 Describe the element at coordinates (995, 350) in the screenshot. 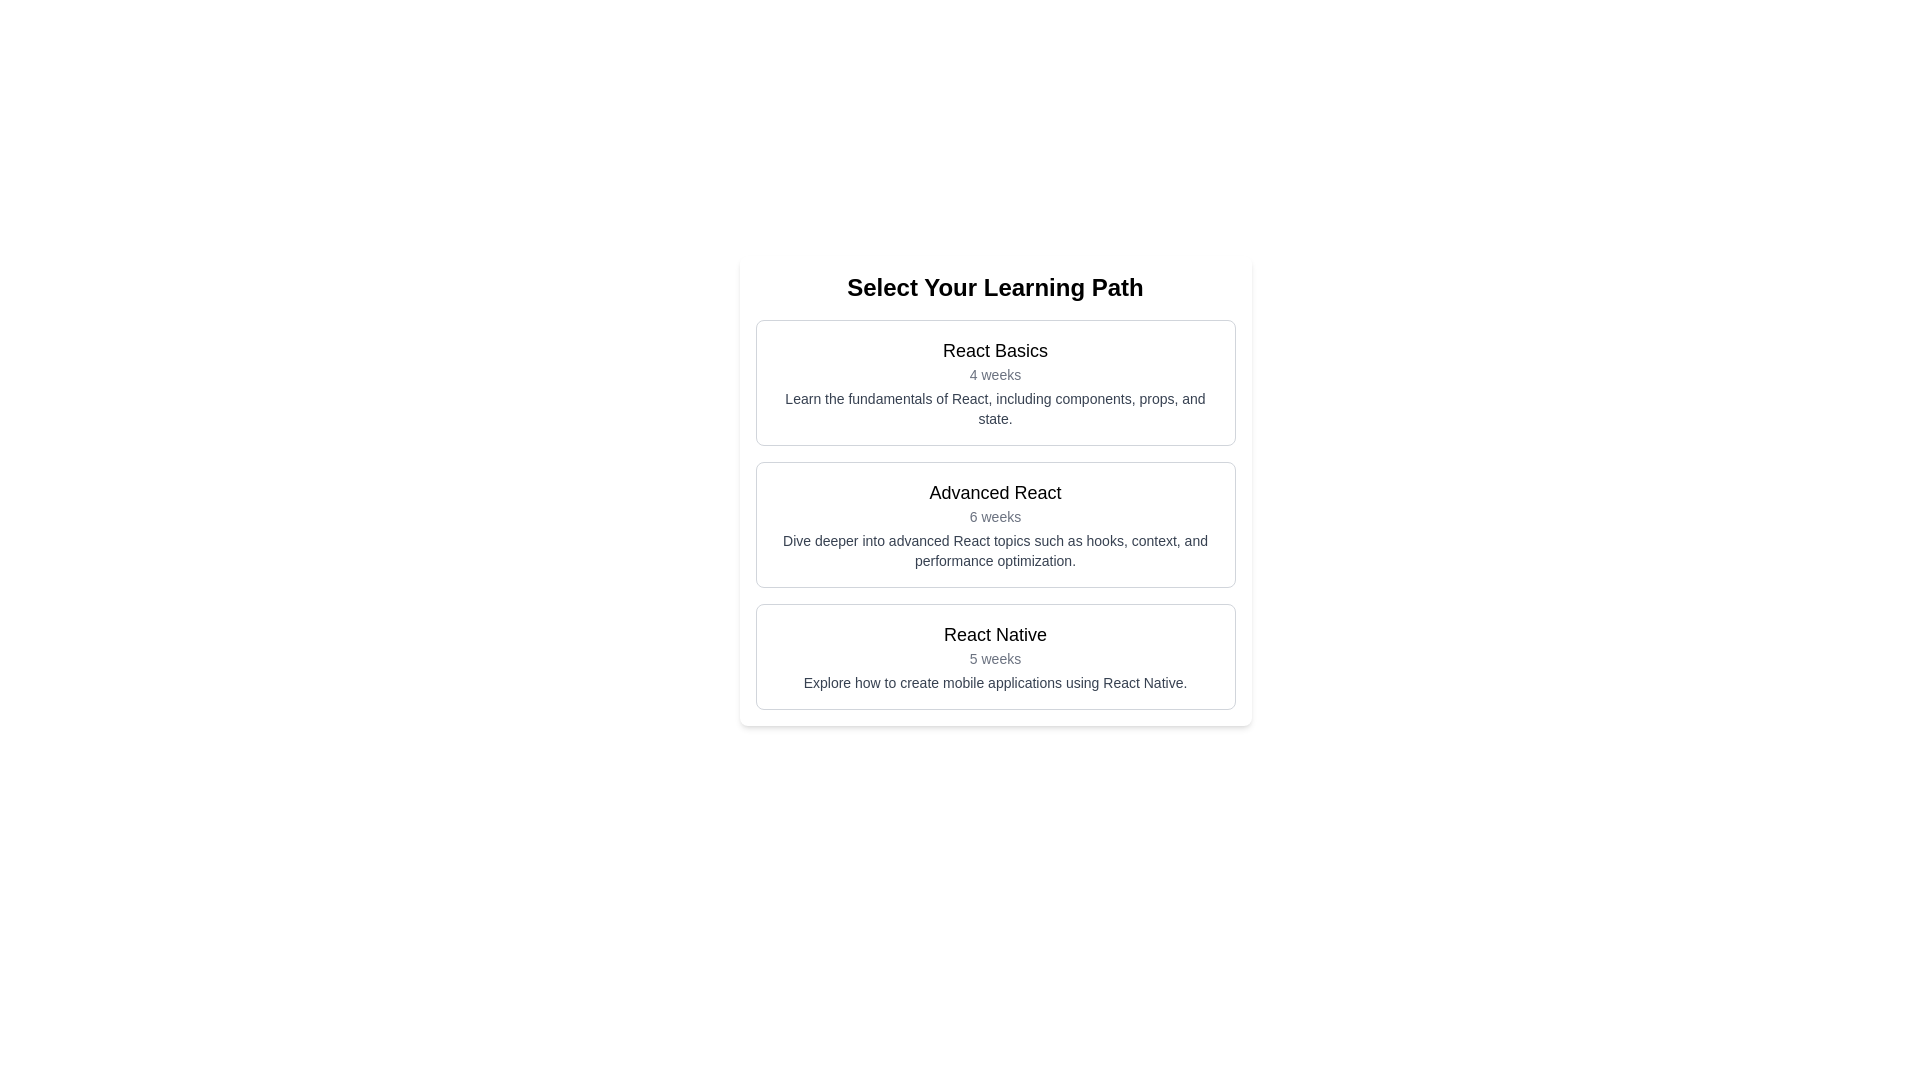

I see `the static text label reading 'React Basics', which is prominently displayed at the top of the course overview box` at that location.